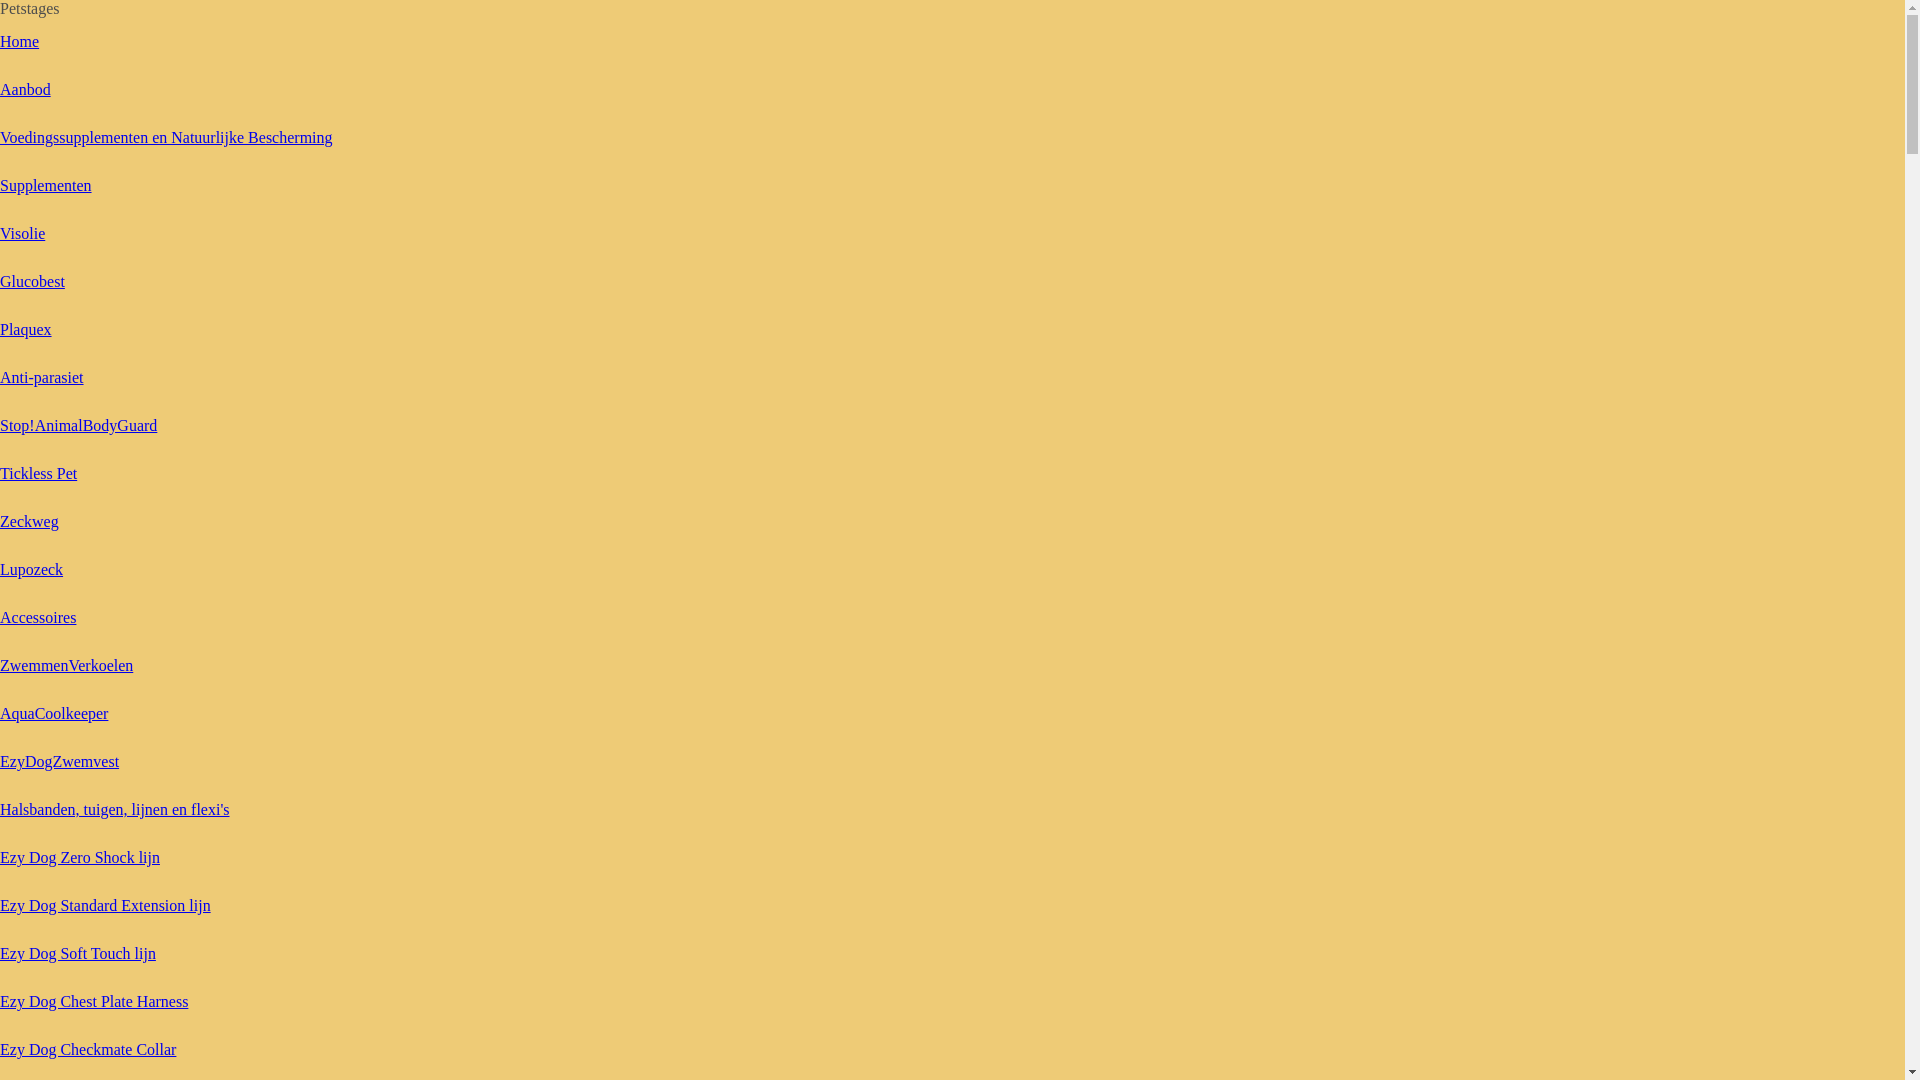 The image size is (1920, 1080). Describe the element at coordinates (31, 569) in the screenshot. I see `'Lupozeck'` at that location.